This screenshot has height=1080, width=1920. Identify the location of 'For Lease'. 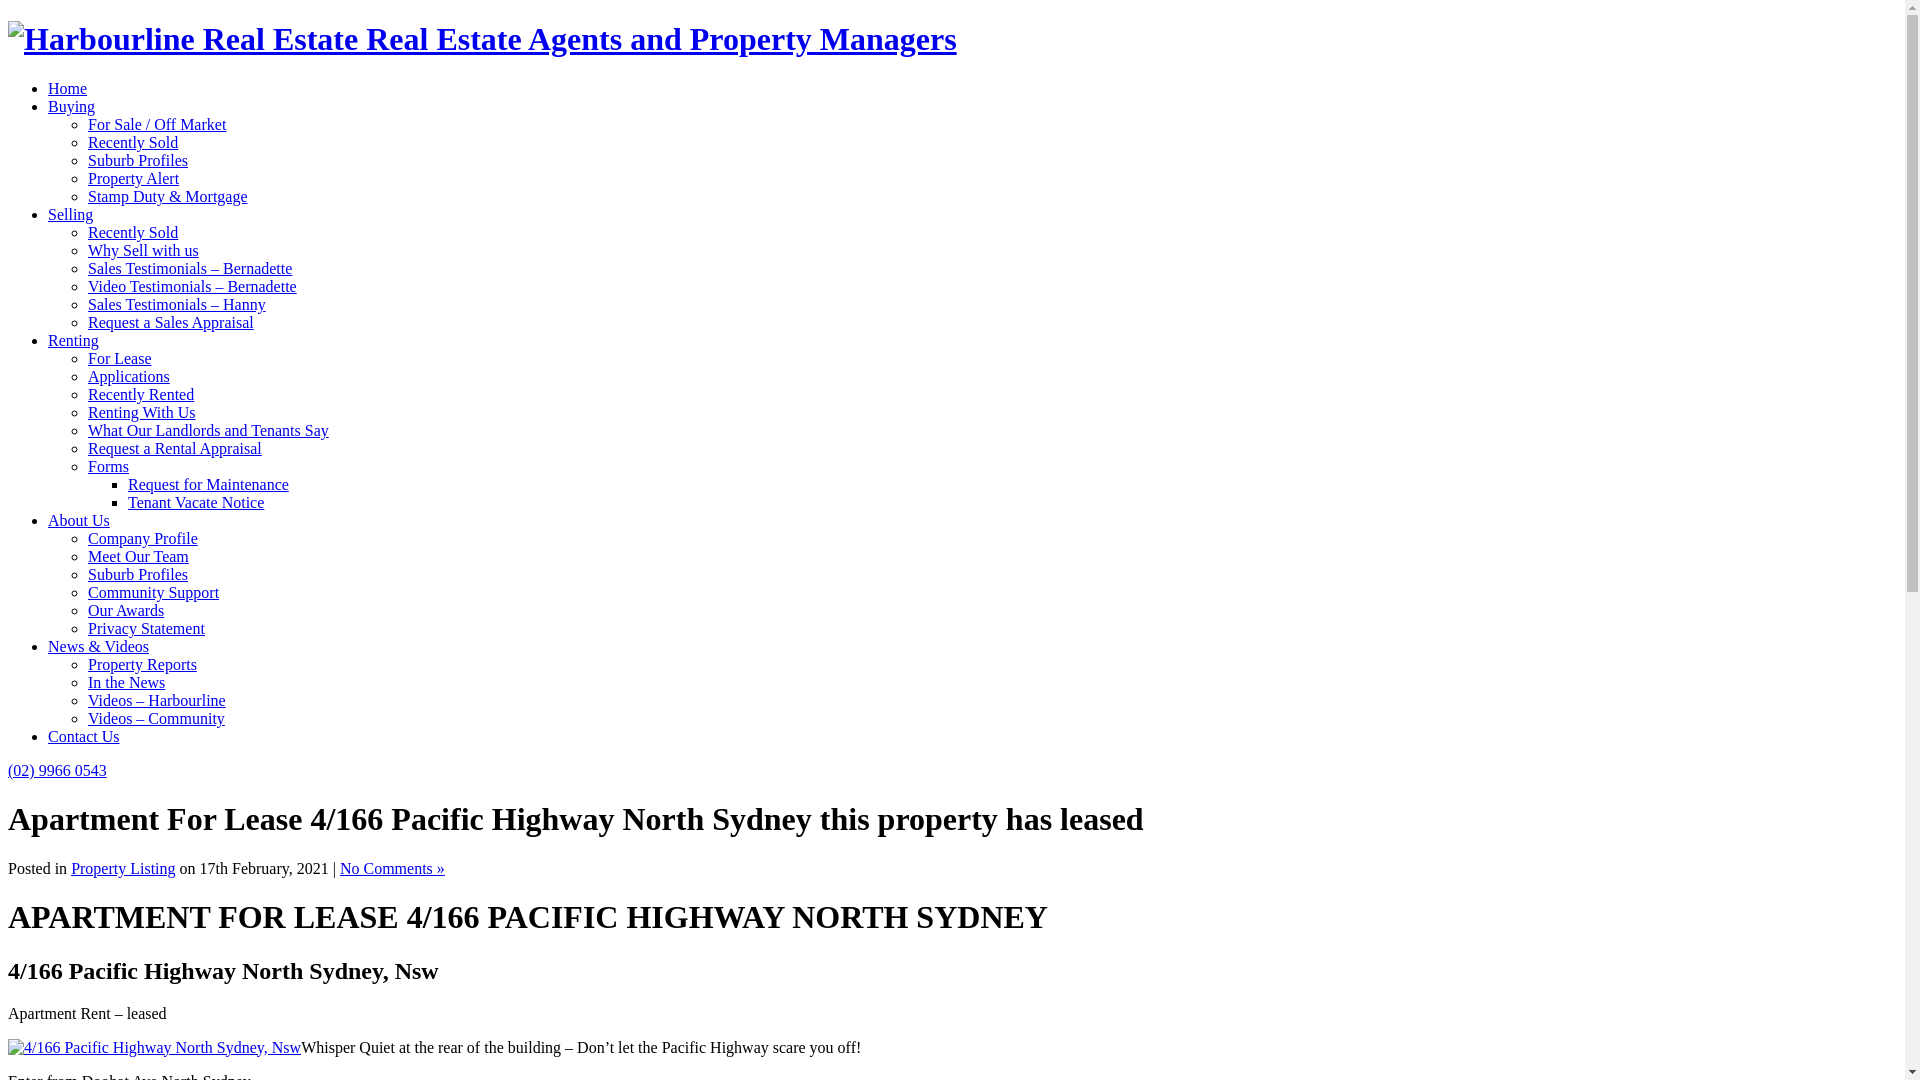
(119, 357).